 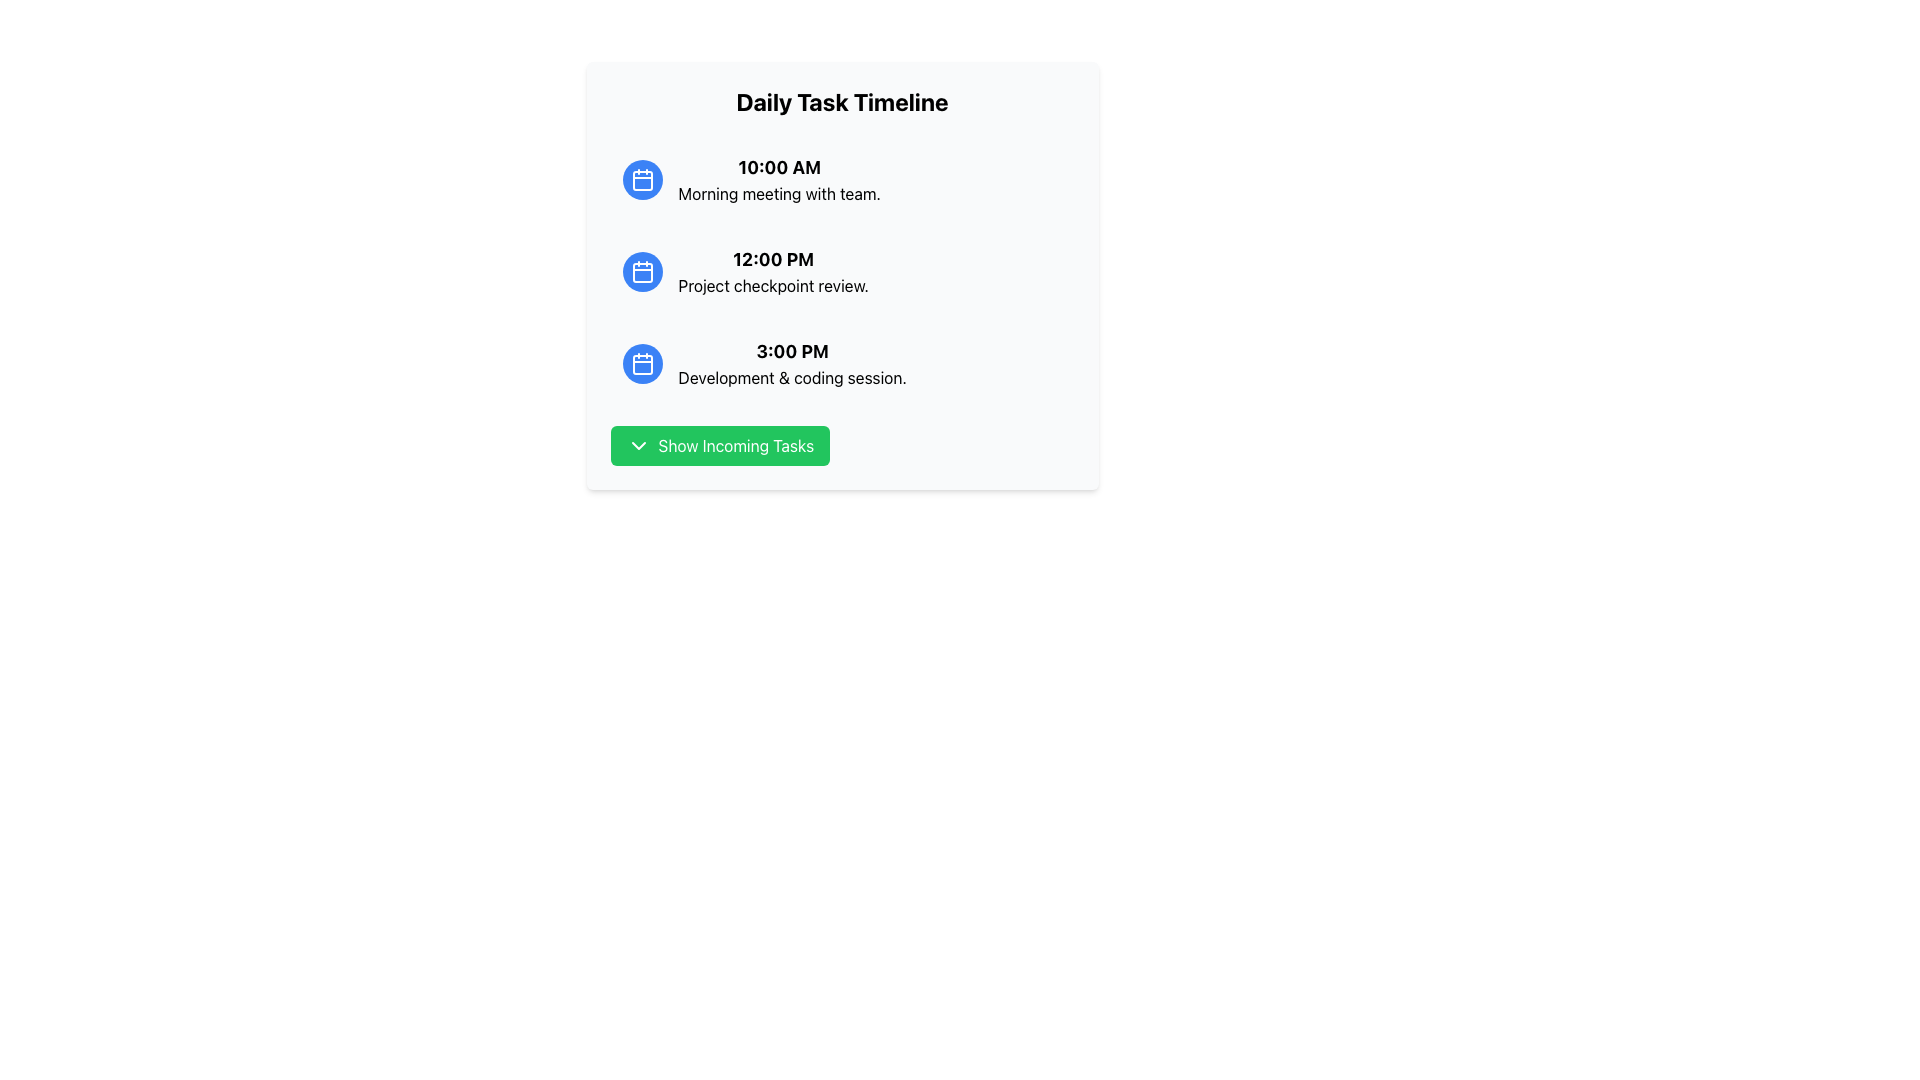 What do you see at coordinates (791, 363) in the screenshot?
I see `the text element displaying '3:00 PM' followed by 'Development & coding session.' positioned in the third item of the vertically arranged task list` at bounding box center [791, 363].